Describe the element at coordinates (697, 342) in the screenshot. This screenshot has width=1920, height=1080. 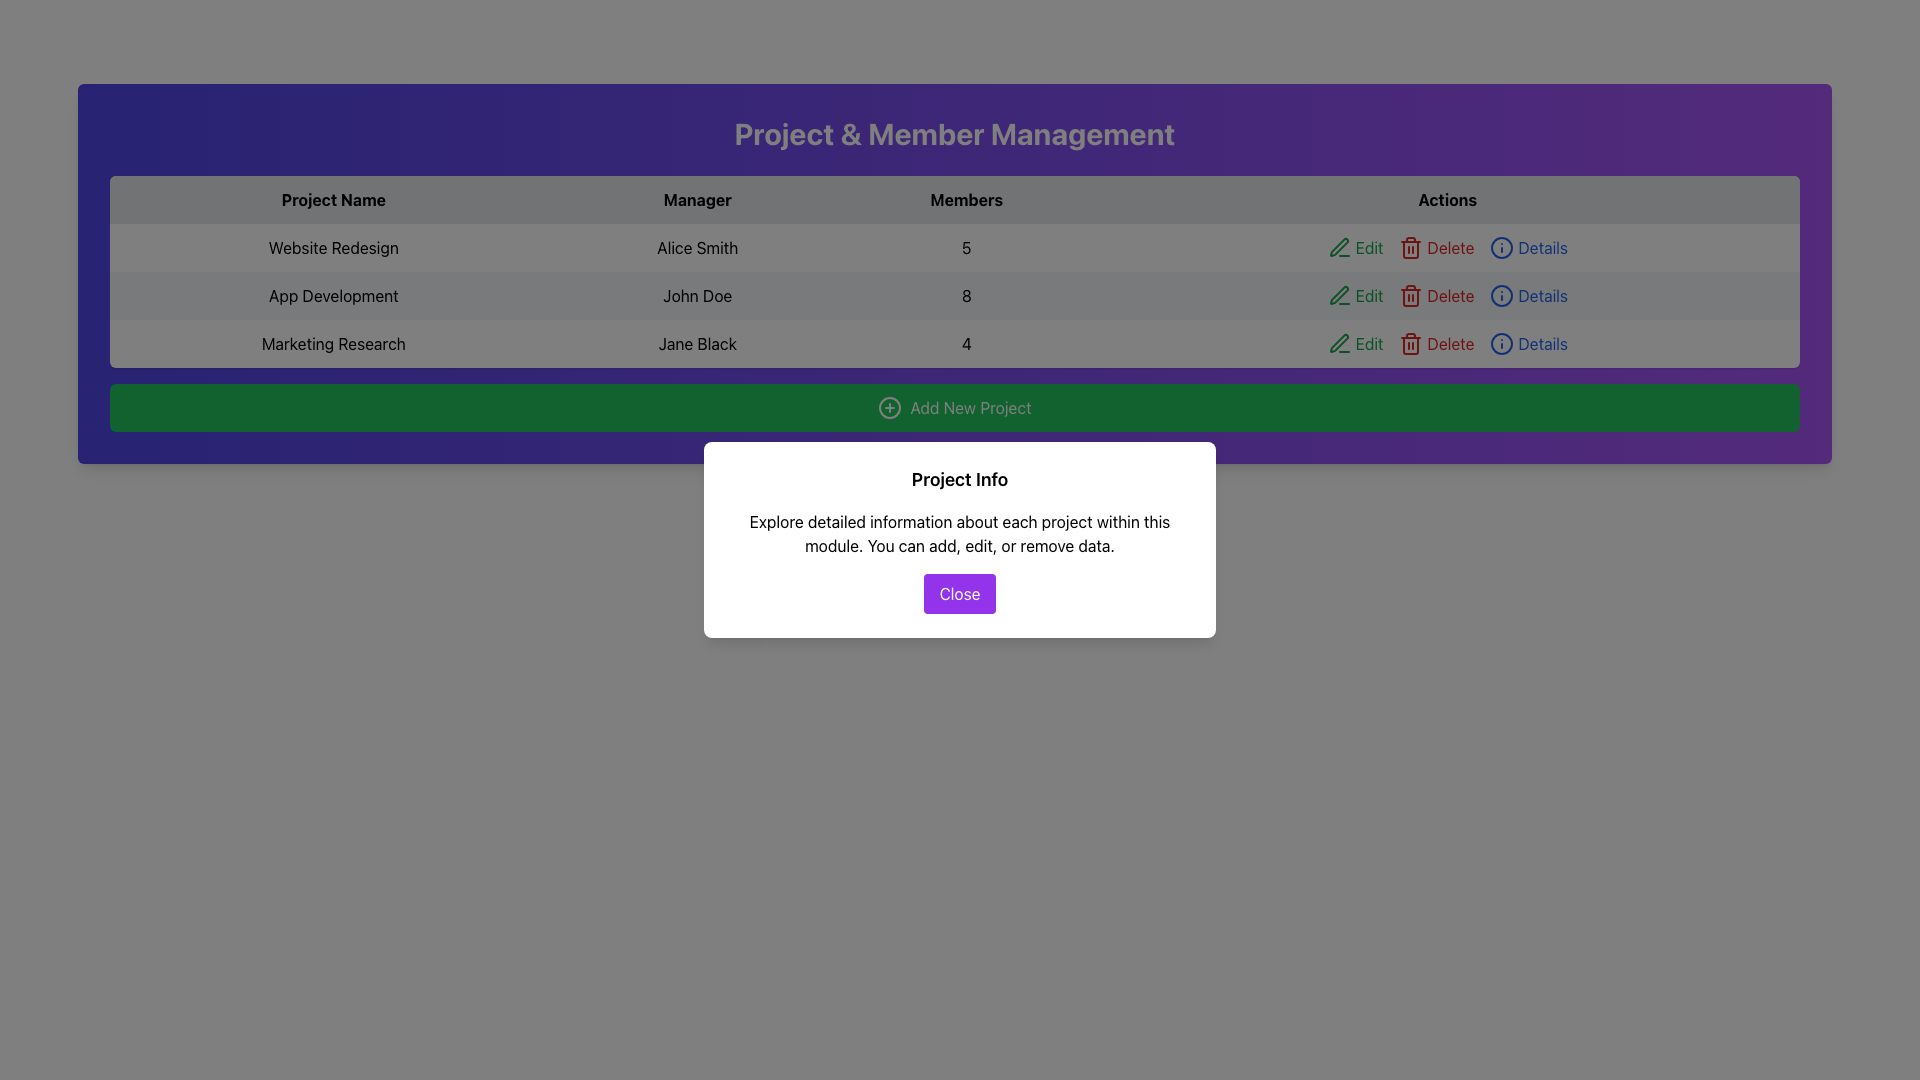
I see `the text label providing information about the manager associated with the project 'Marketing Research', located in the second column of the third row of the table under the header 'Manager'` at that location.